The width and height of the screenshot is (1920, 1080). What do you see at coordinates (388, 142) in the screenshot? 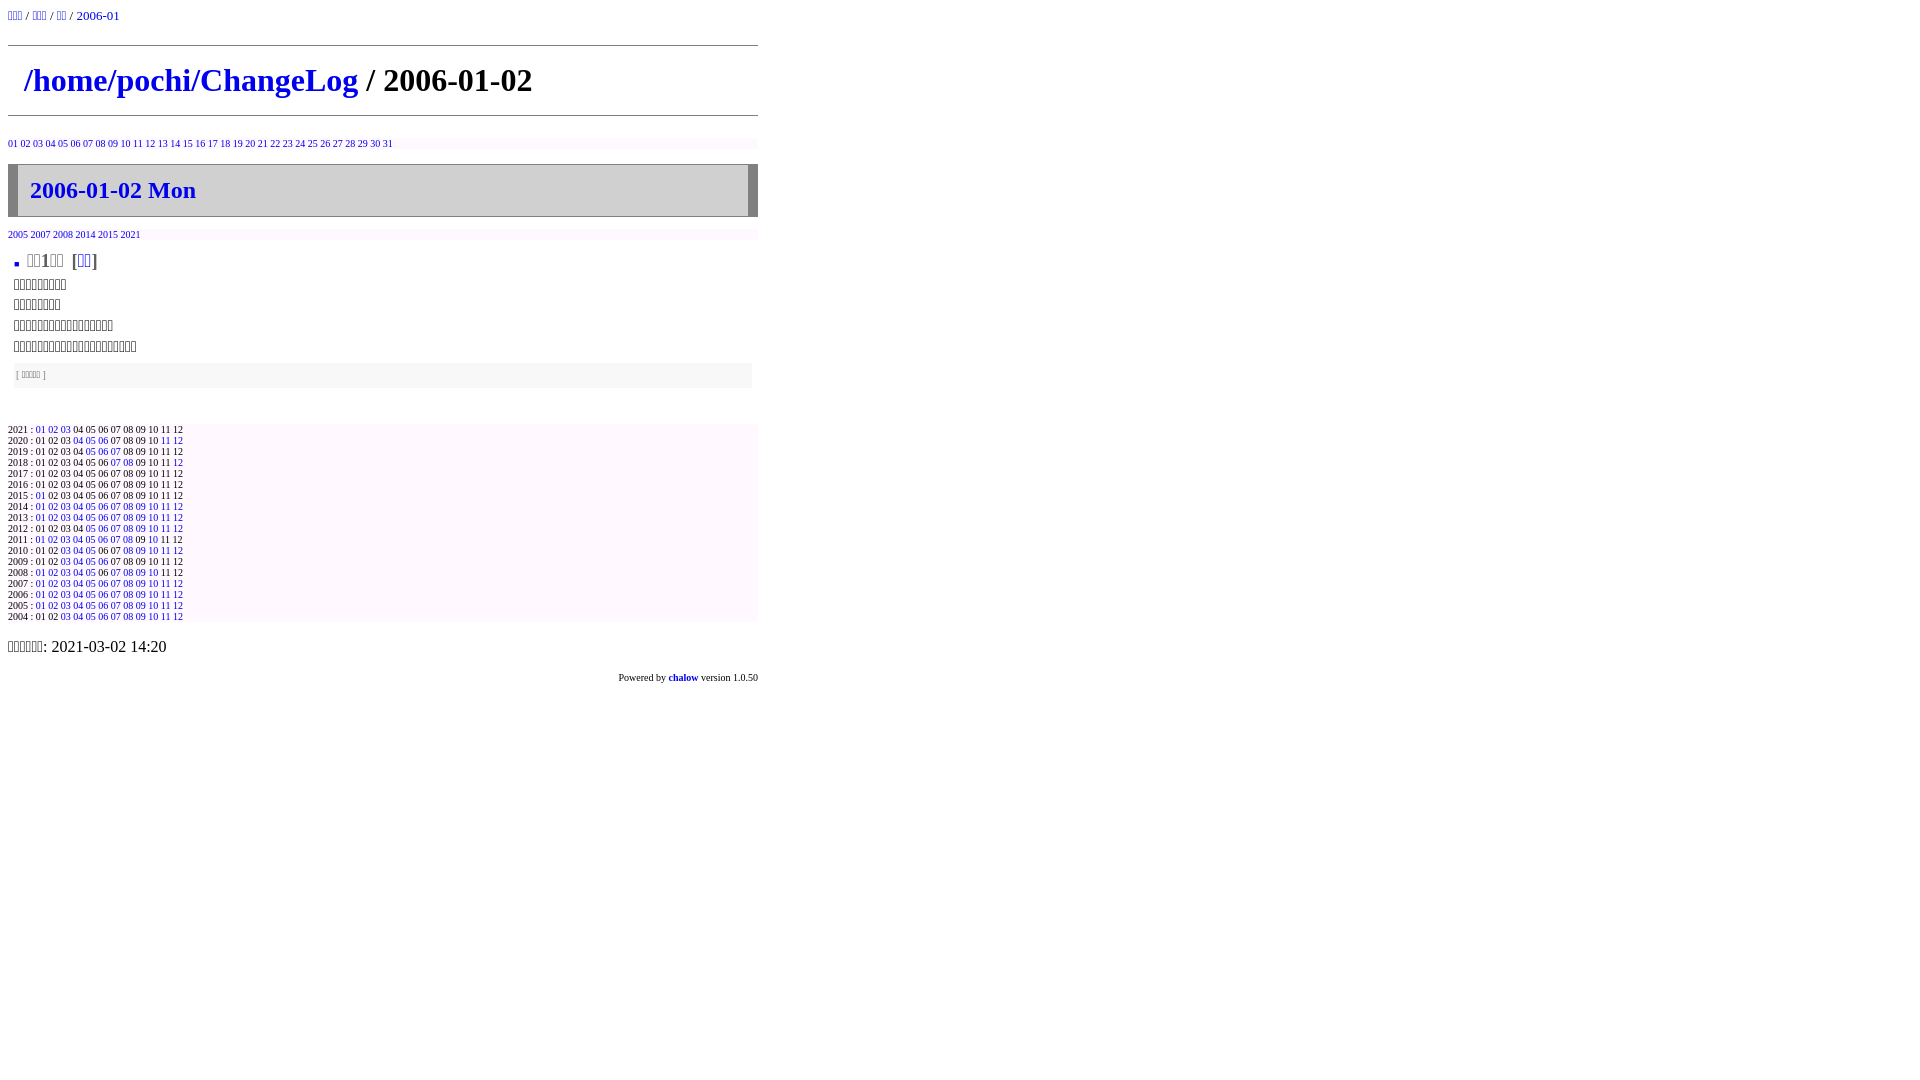
I see `'31'` at bounding box center [388, 142].